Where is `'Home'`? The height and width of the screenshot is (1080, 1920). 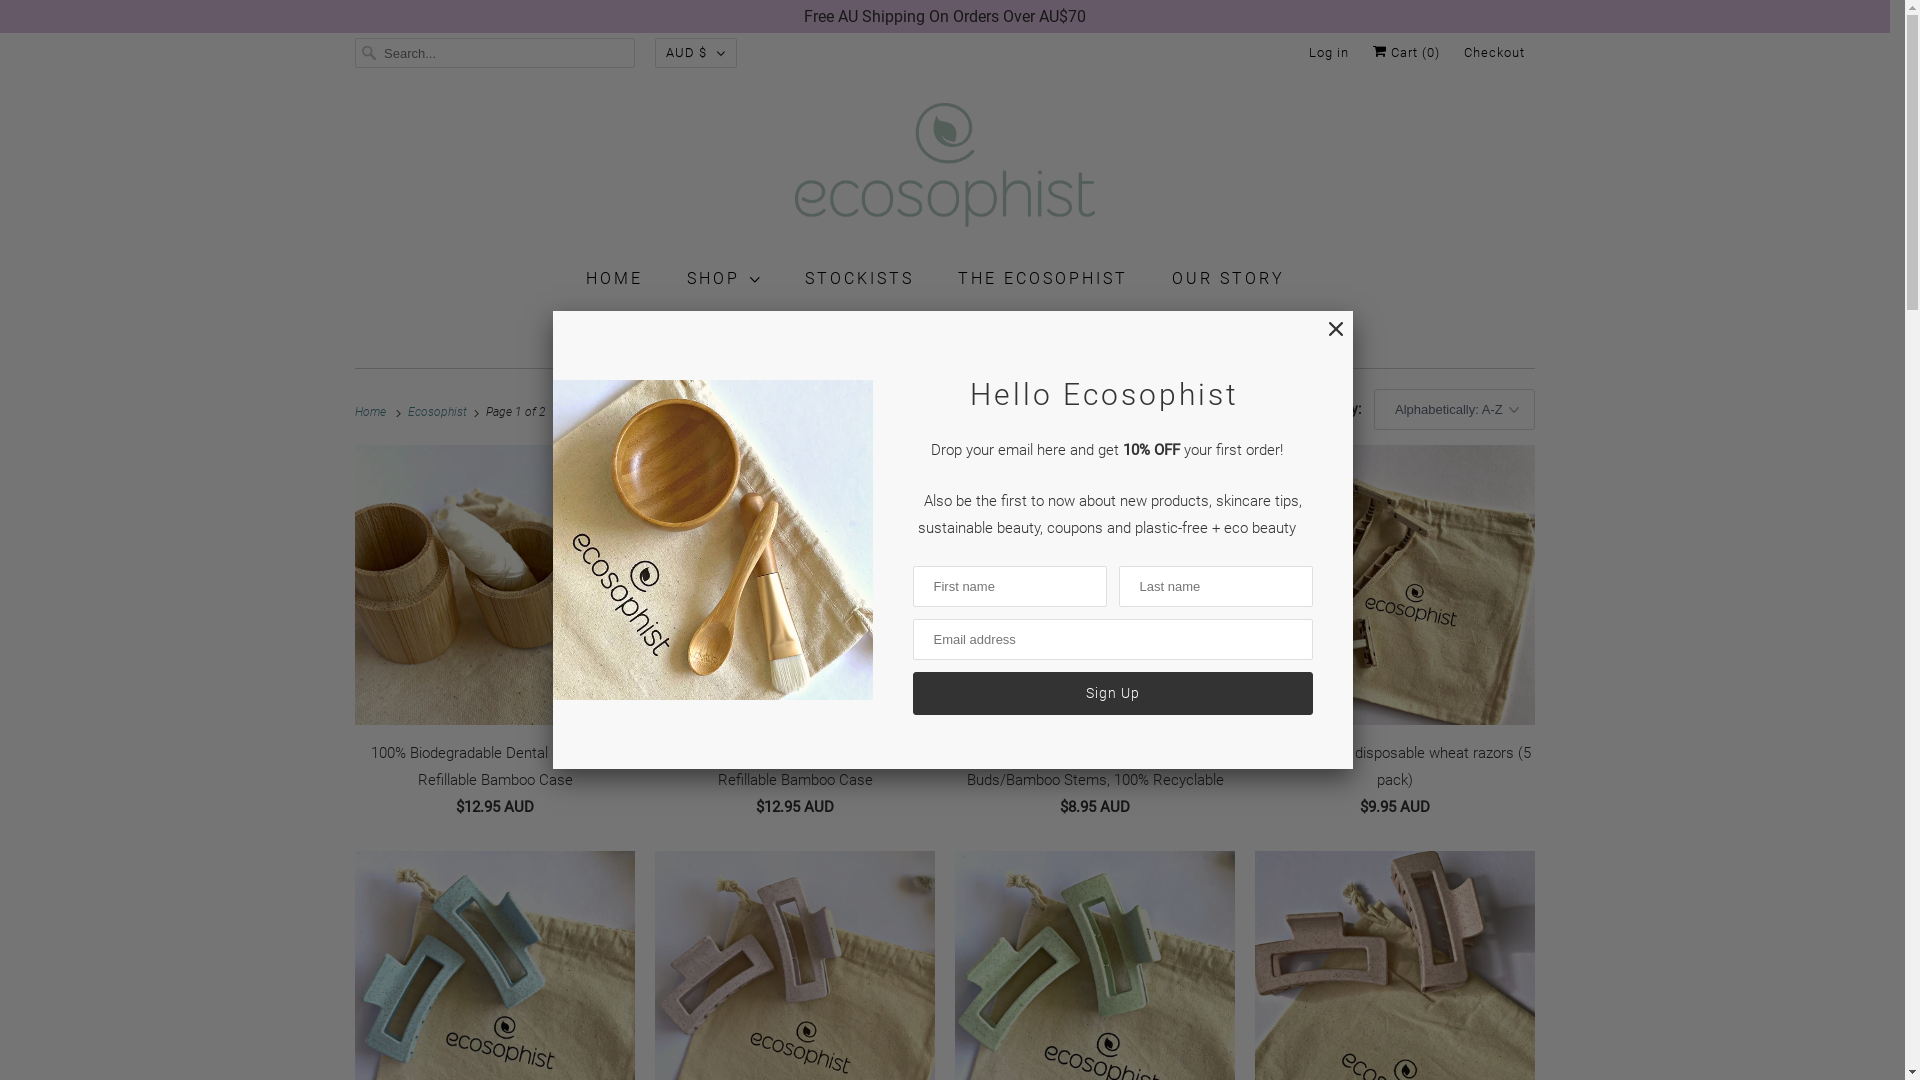 'Home' is located at coordinates (373, 411).